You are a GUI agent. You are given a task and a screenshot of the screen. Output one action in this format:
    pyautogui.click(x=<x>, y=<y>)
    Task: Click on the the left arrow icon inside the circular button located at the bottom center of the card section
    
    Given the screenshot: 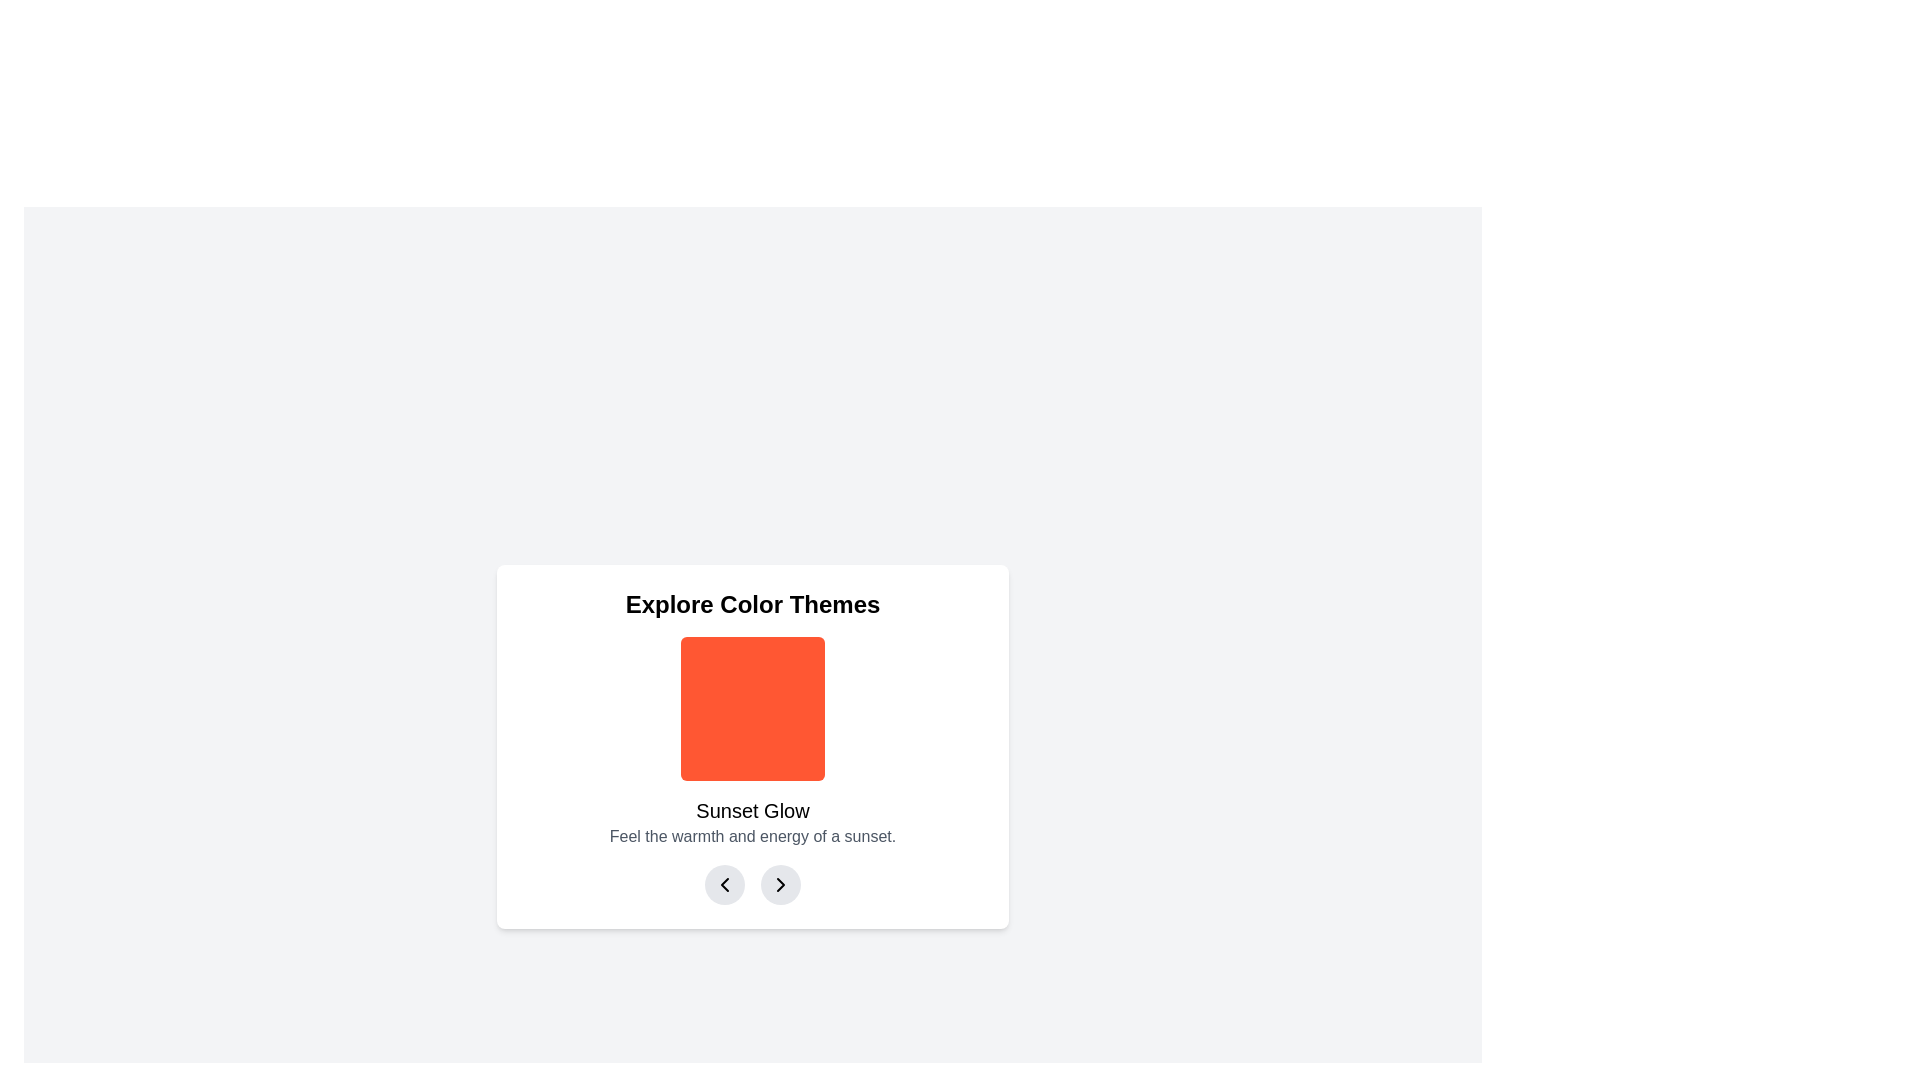 What is the action you would take?
    pyautogui.click(x=723, y=883)
    